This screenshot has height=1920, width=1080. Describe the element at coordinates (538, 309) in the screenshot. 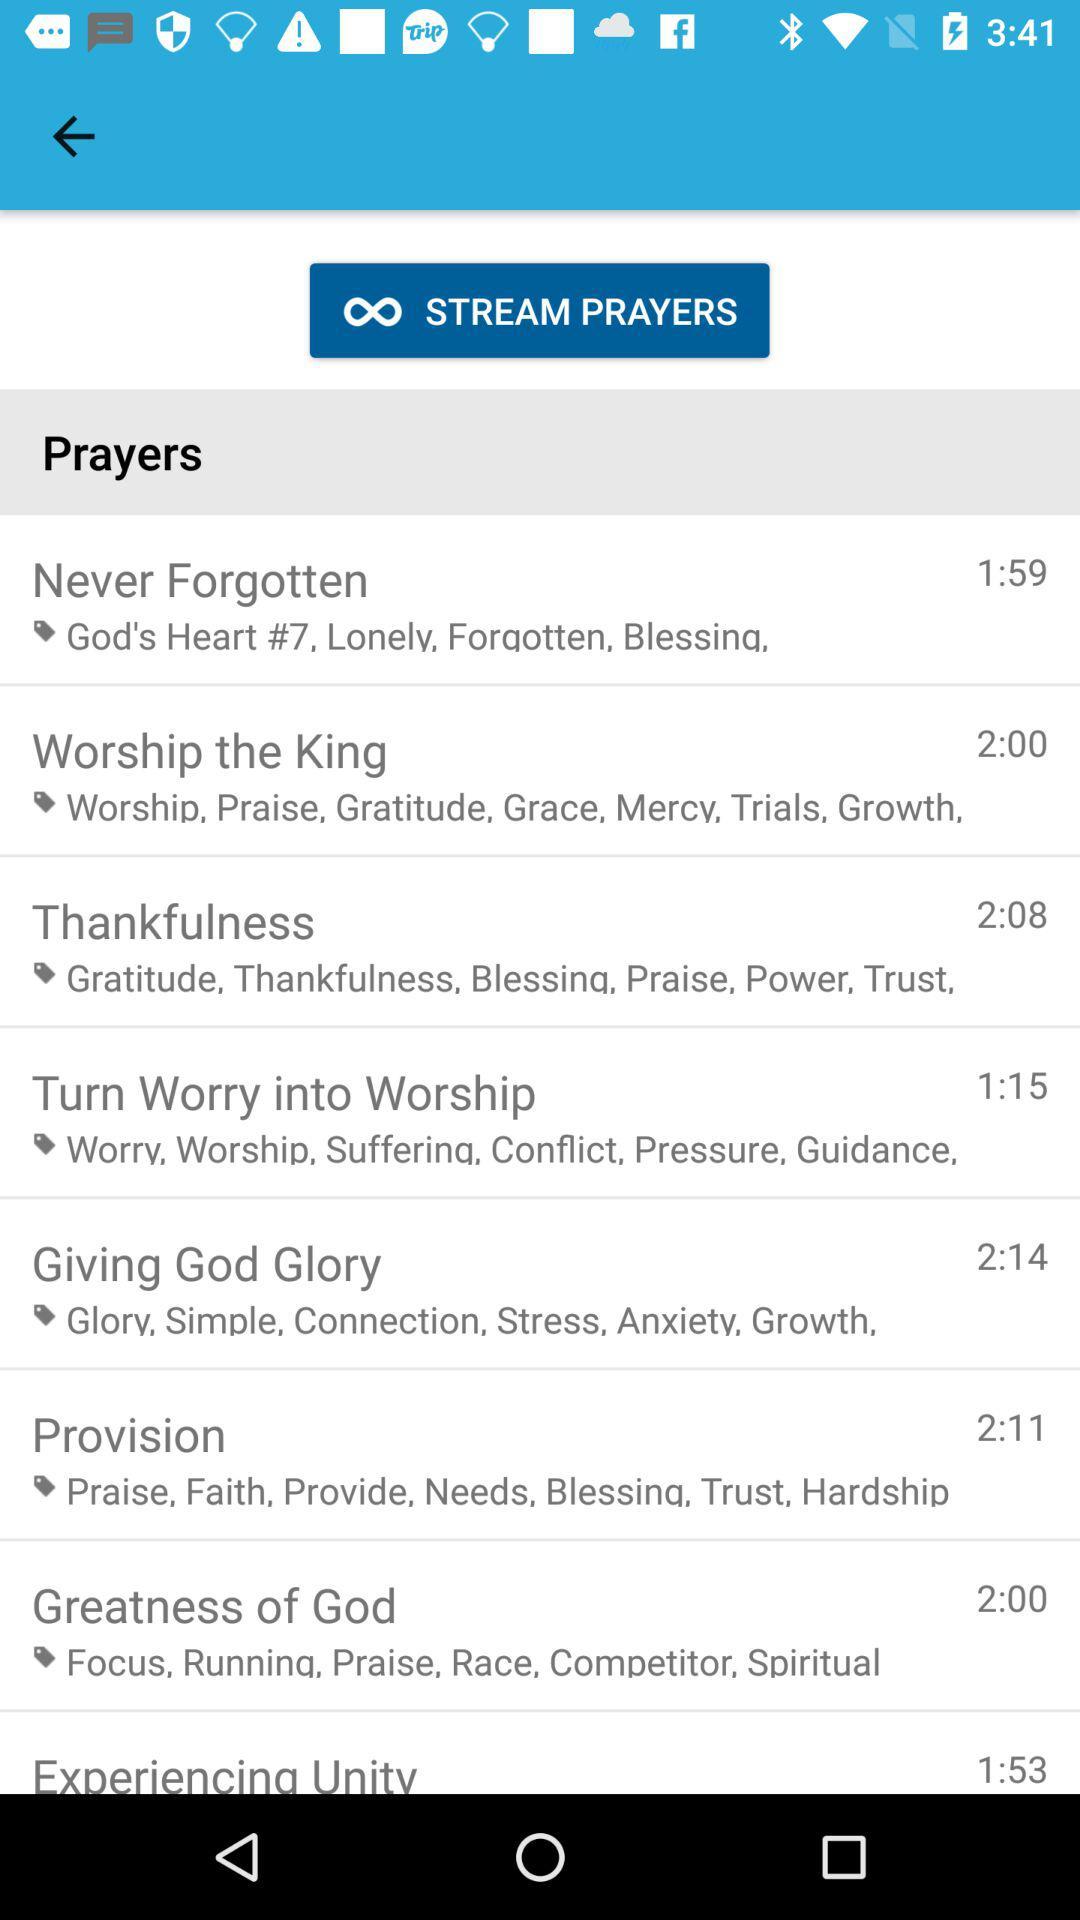

I see `the stream prayers item` at that location.